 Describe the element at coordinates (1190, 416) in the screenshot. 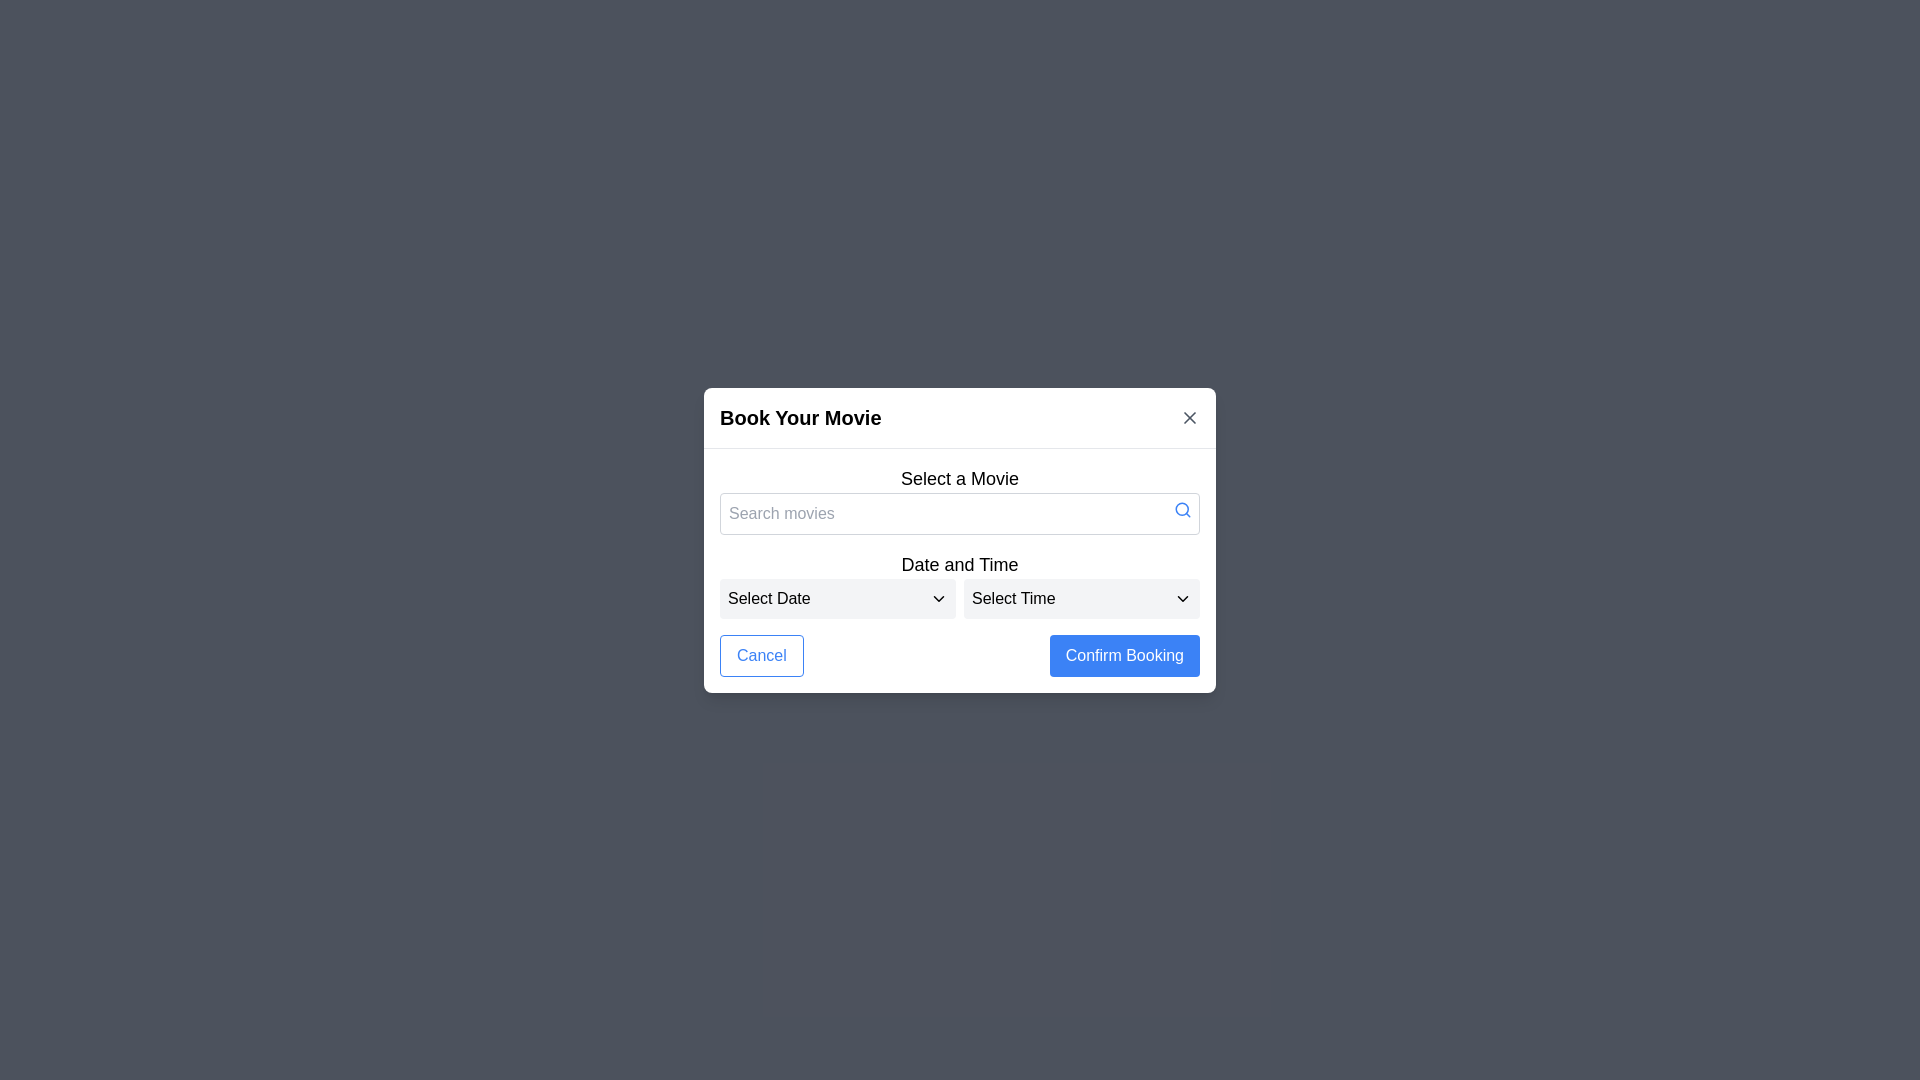

I see `the small cross-shaped icon located at the top-right corner of the 'Book Your Movie' modal` at that location.